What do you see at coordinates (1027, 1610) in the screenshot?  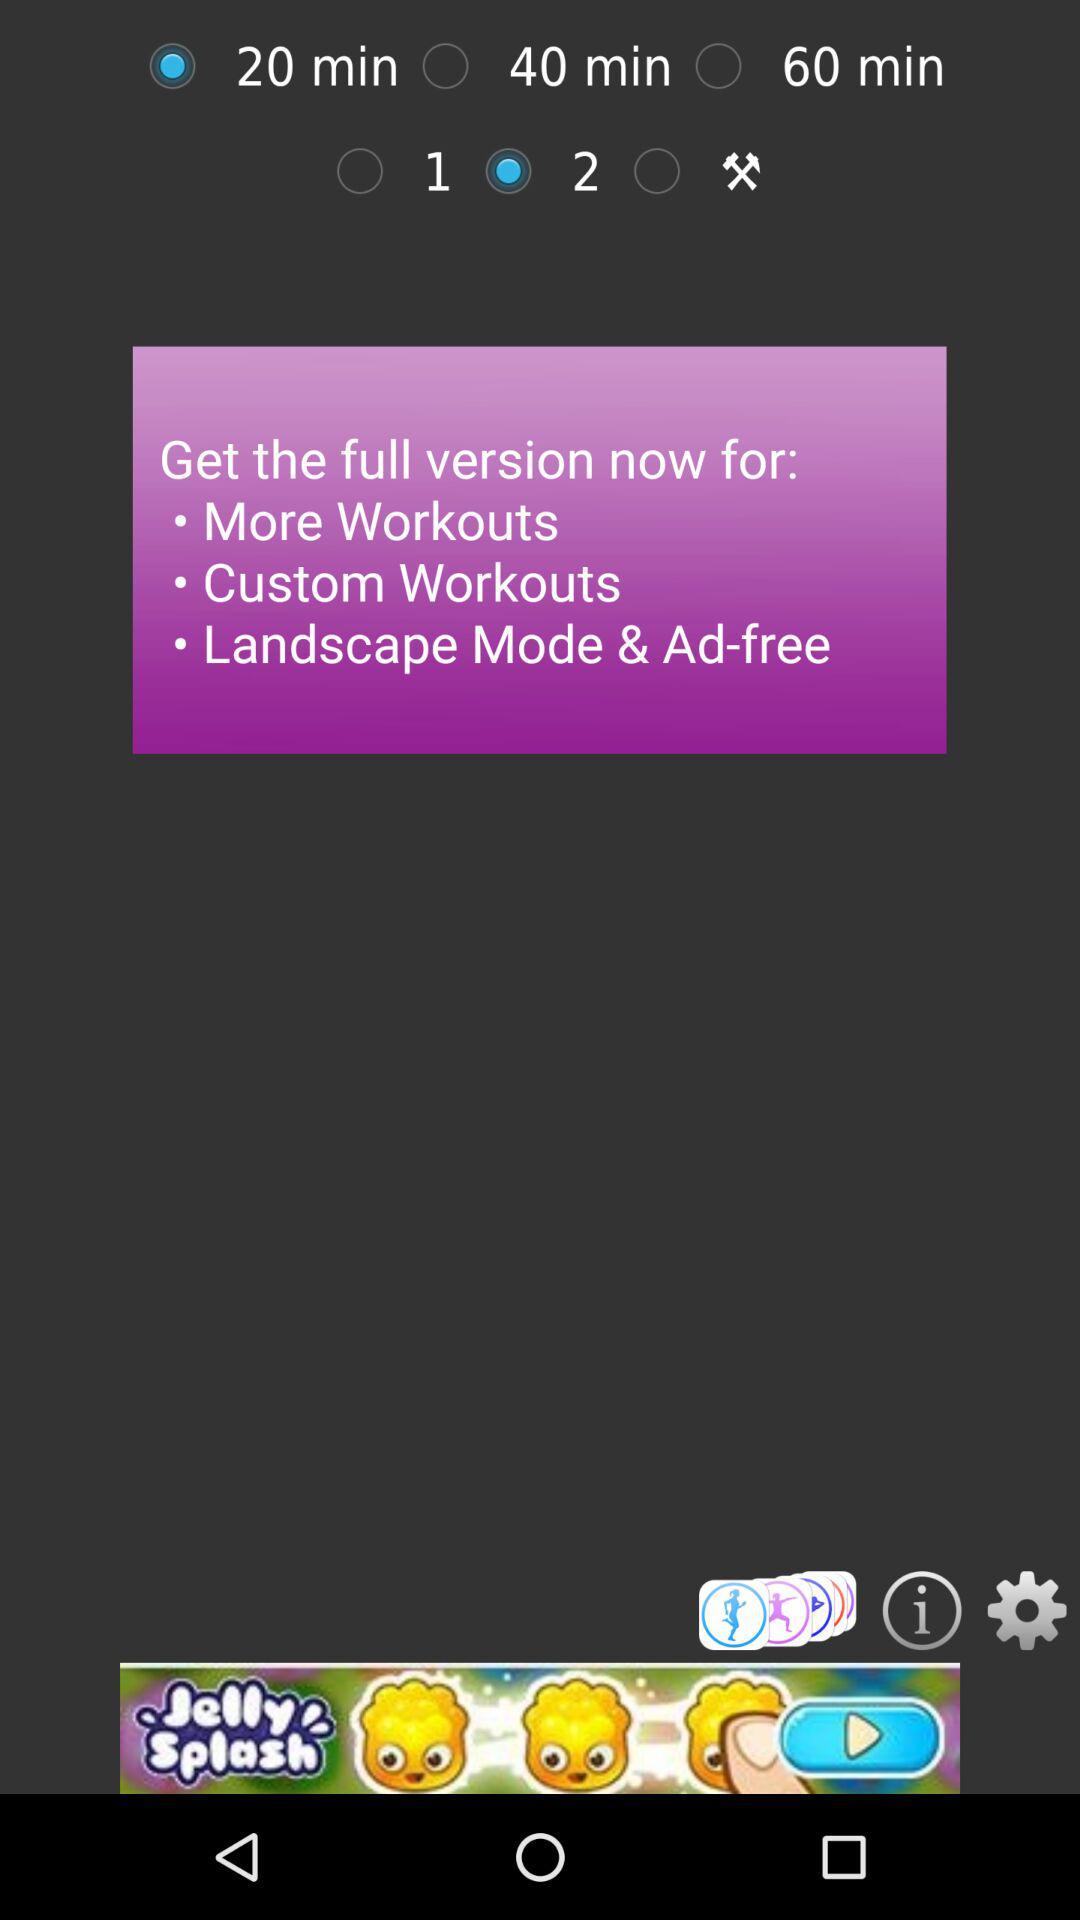 I see `settings button` at bounding box center [1027, 1610].